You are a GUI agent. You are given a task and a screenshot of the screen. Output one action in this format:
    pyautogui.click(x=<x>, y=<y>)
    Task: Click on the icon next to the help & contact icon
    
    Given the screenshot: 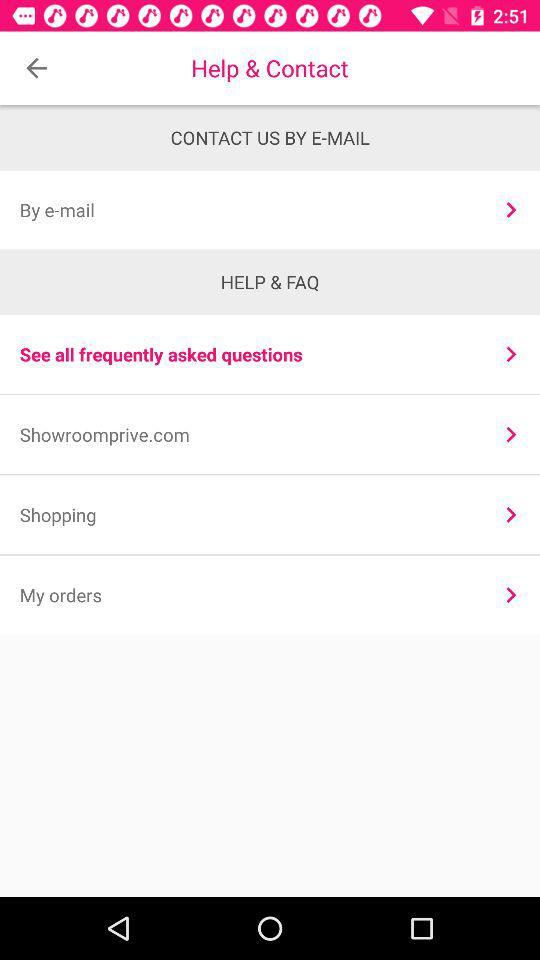 What is the action you would take?
    pyautogui.click(x=36, y=68)
    